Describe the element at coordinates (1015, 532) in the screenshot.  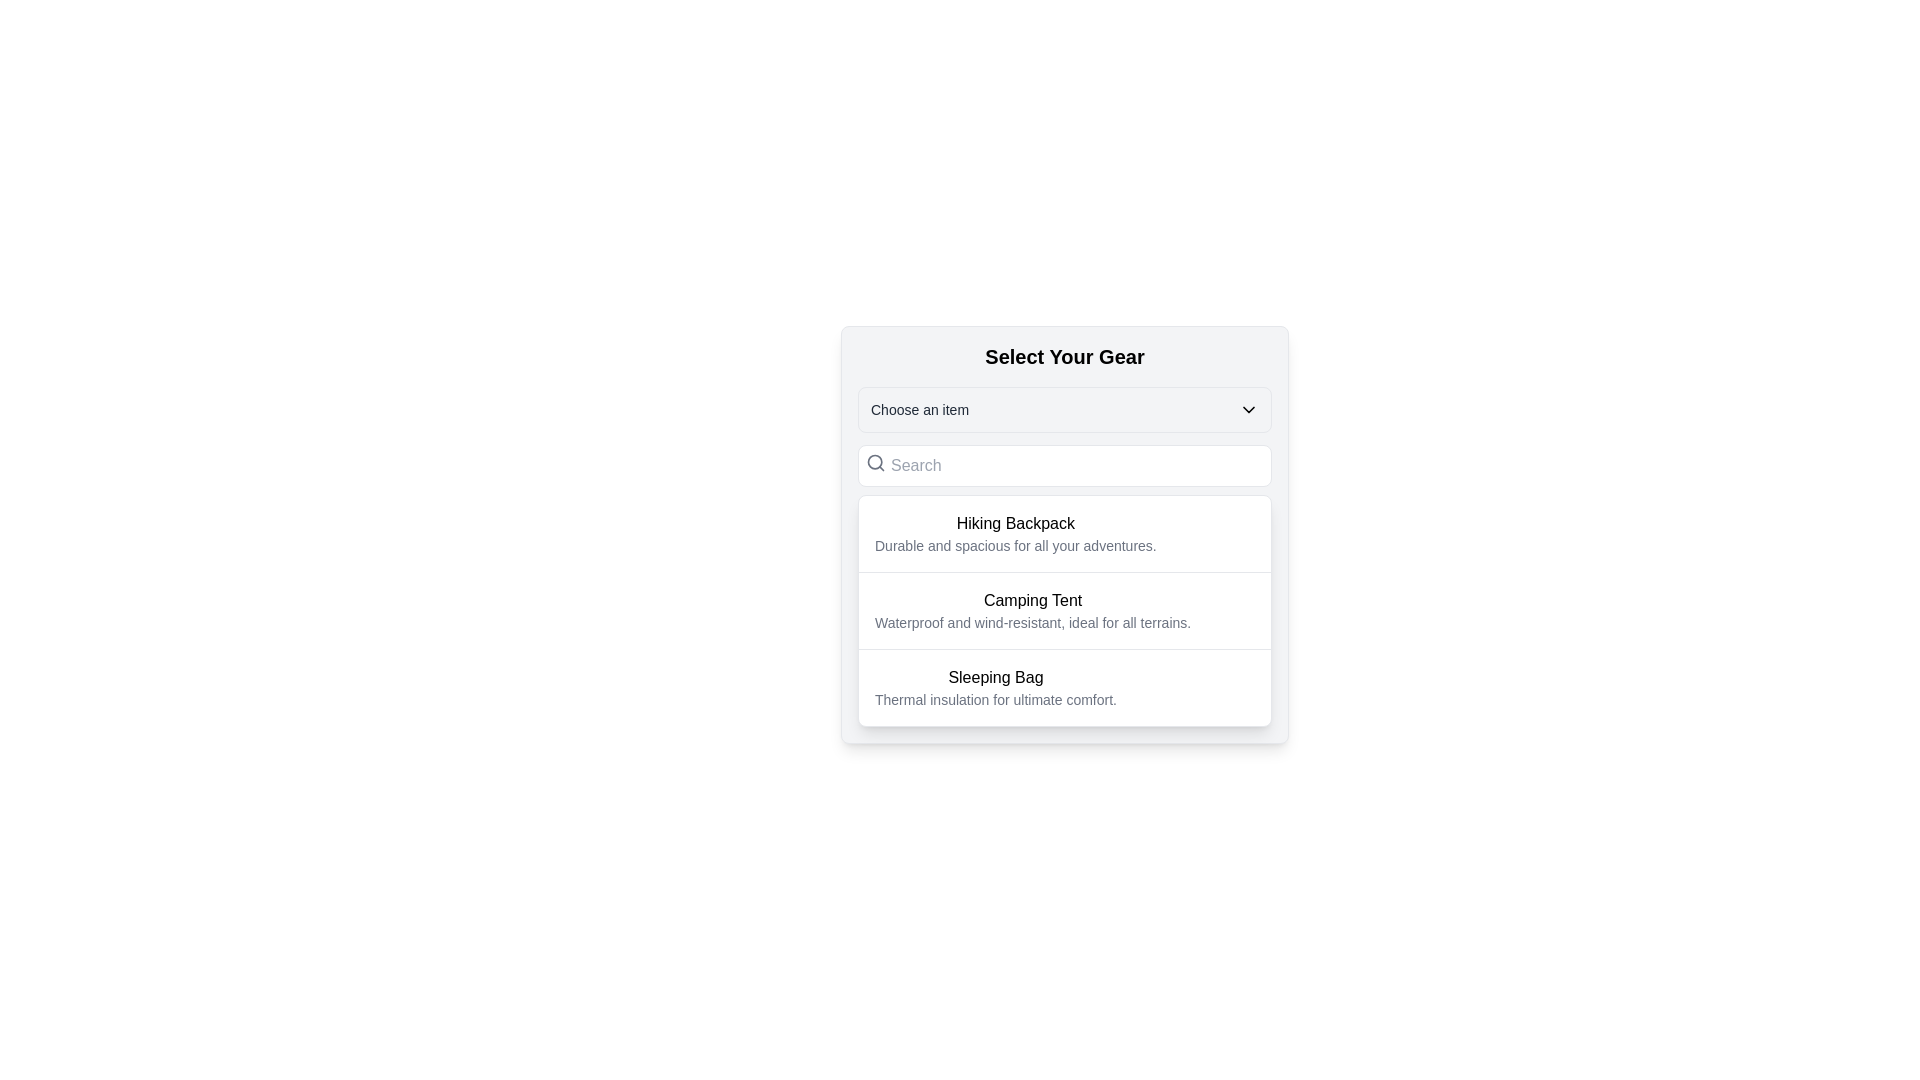
I see `title and description of the selectable item titled 'Hiking Backpack' located in the dropdown 'Select Your Gear', which is the first item in the list` at that location.